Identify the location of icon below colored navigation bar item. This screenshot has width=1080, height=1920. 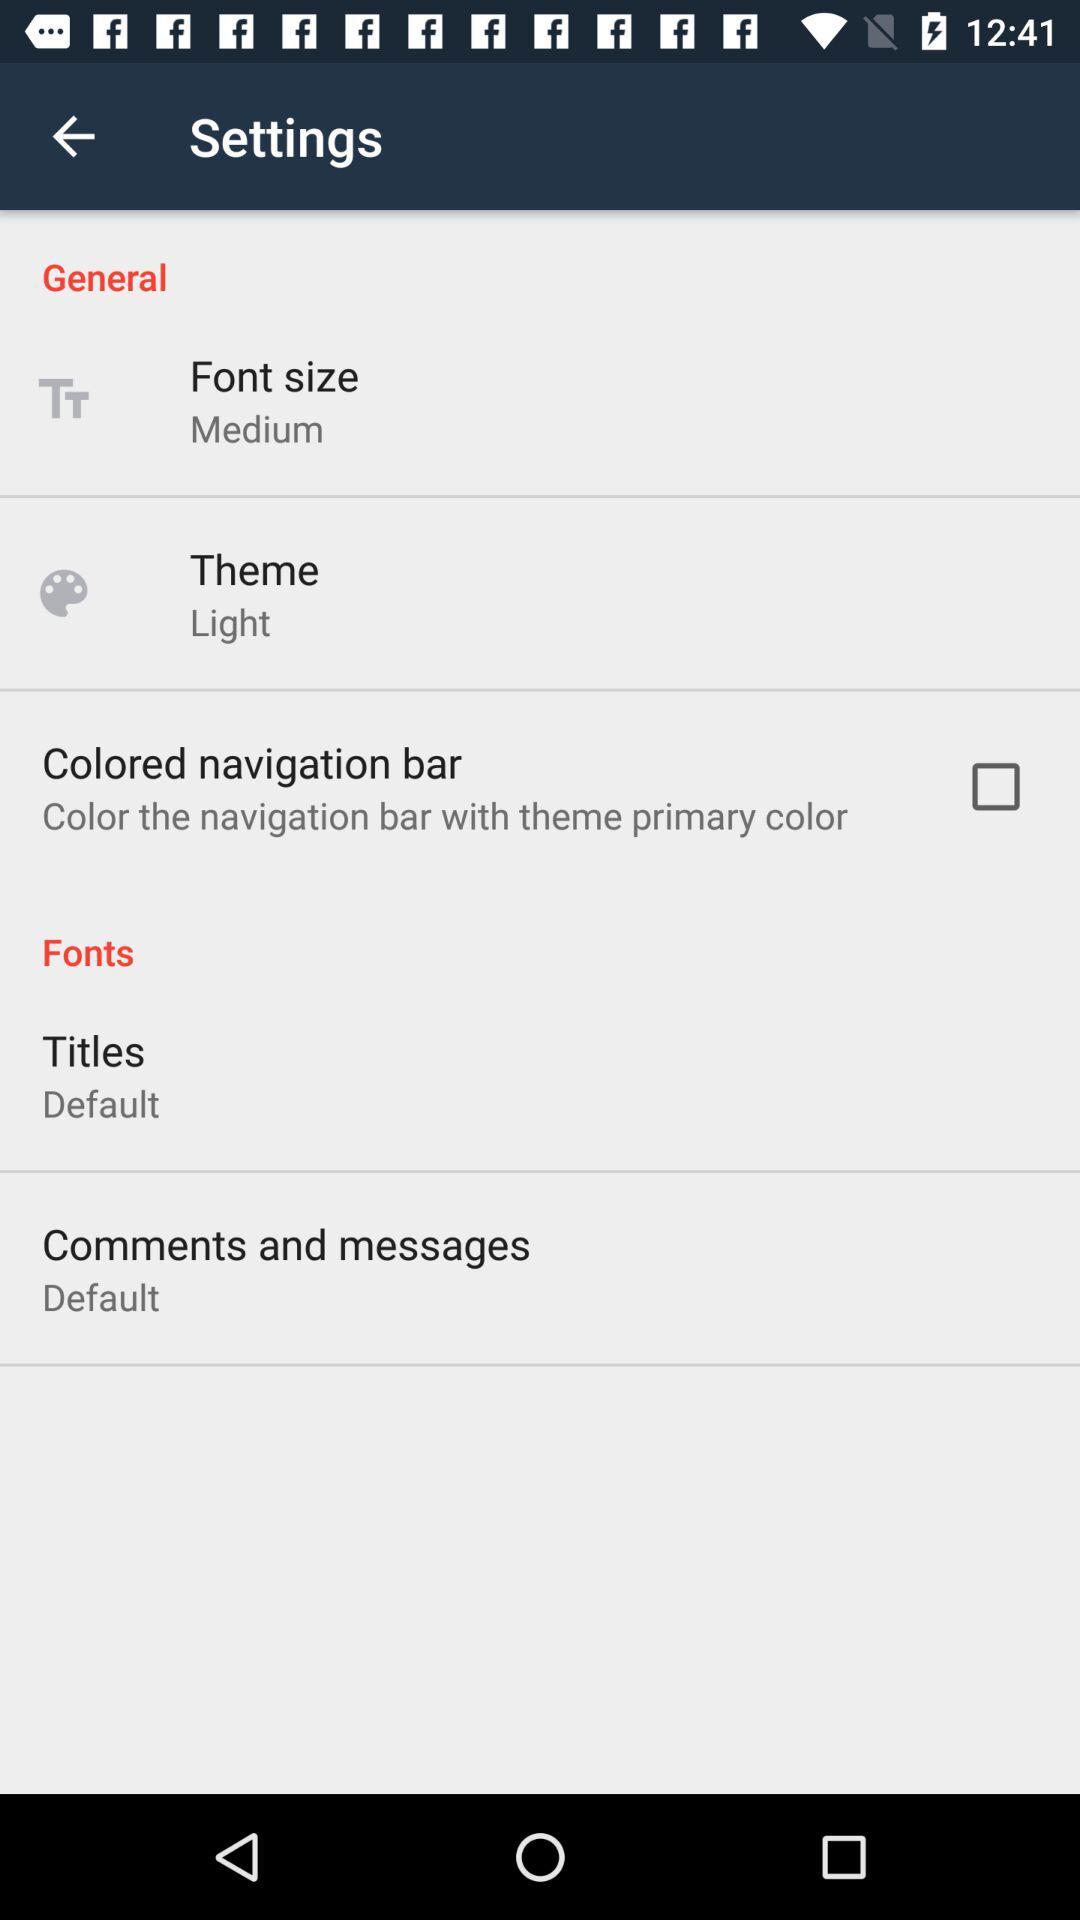
(444, 815).